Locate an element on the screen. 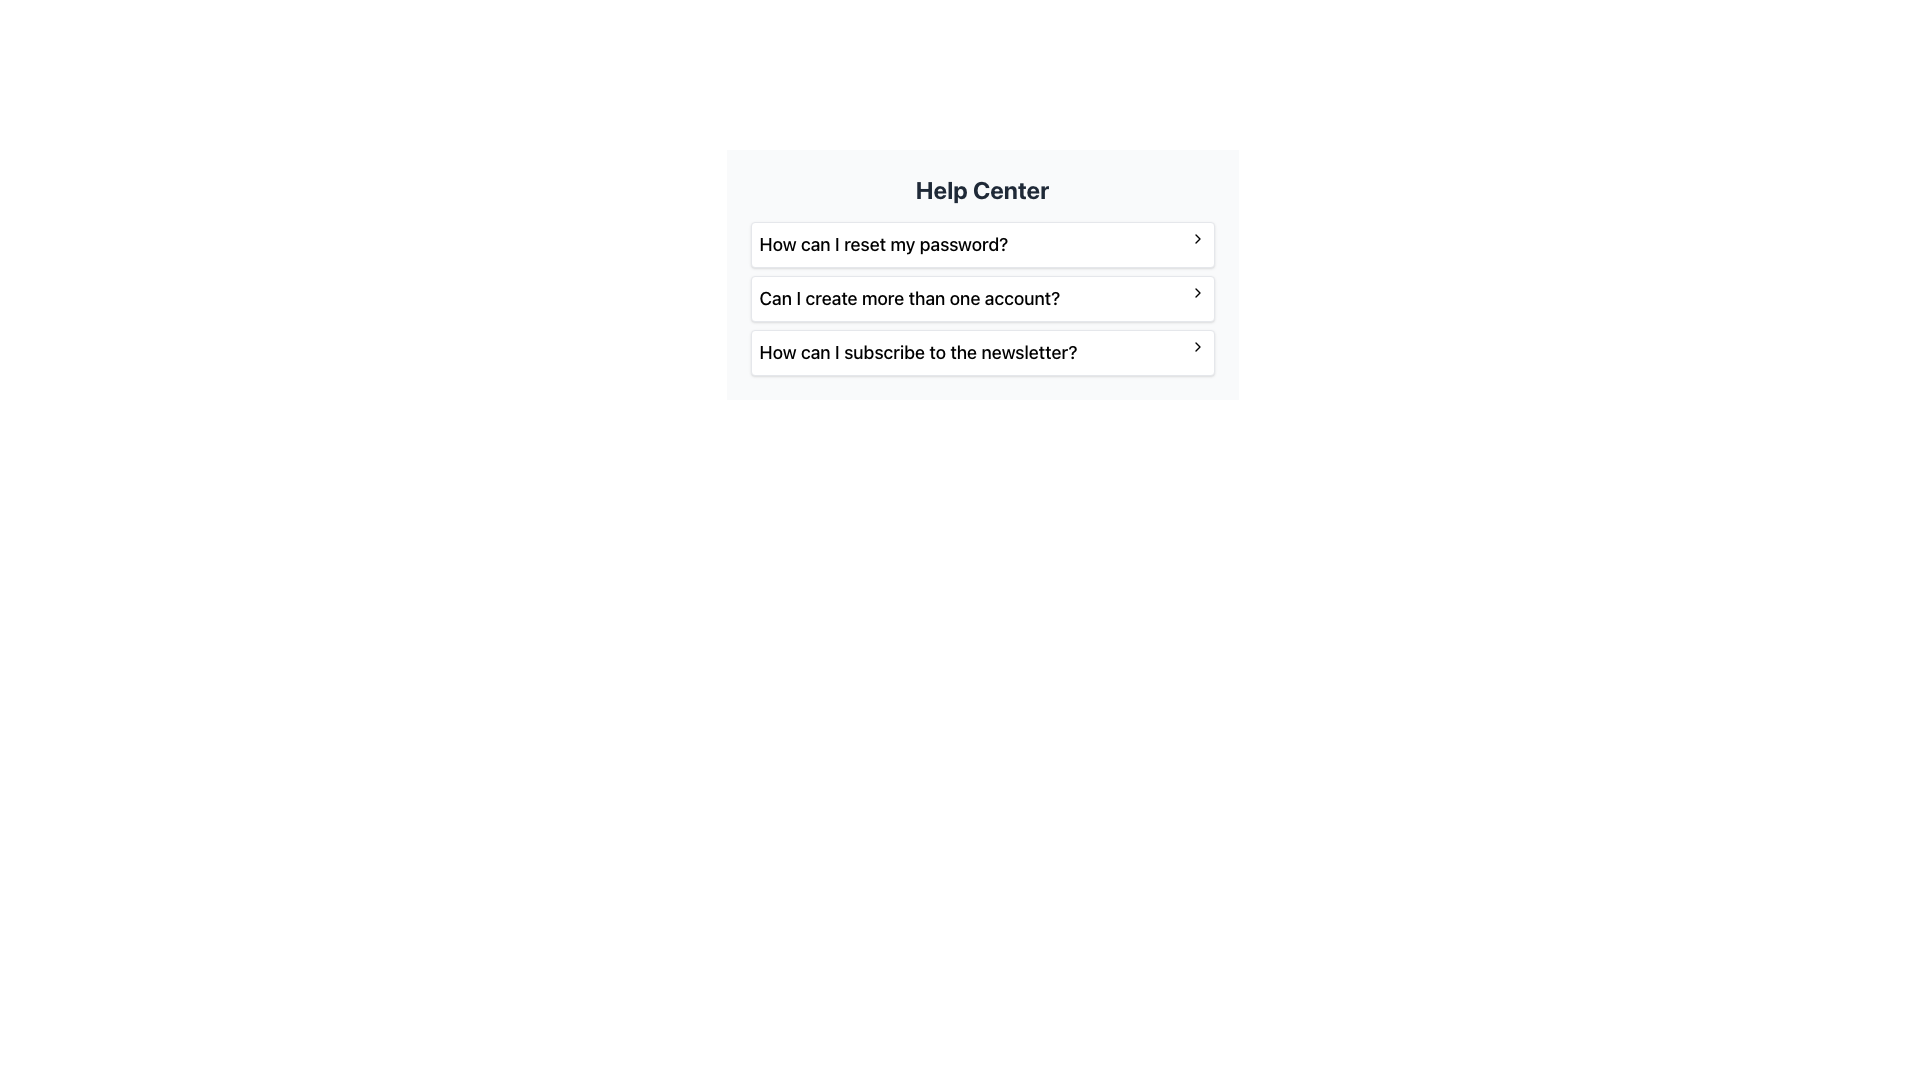 The image size is (1920, 1080). the FAQ entry displaying the question 'How can I reset my password?' is located at coordinates (982, 244).